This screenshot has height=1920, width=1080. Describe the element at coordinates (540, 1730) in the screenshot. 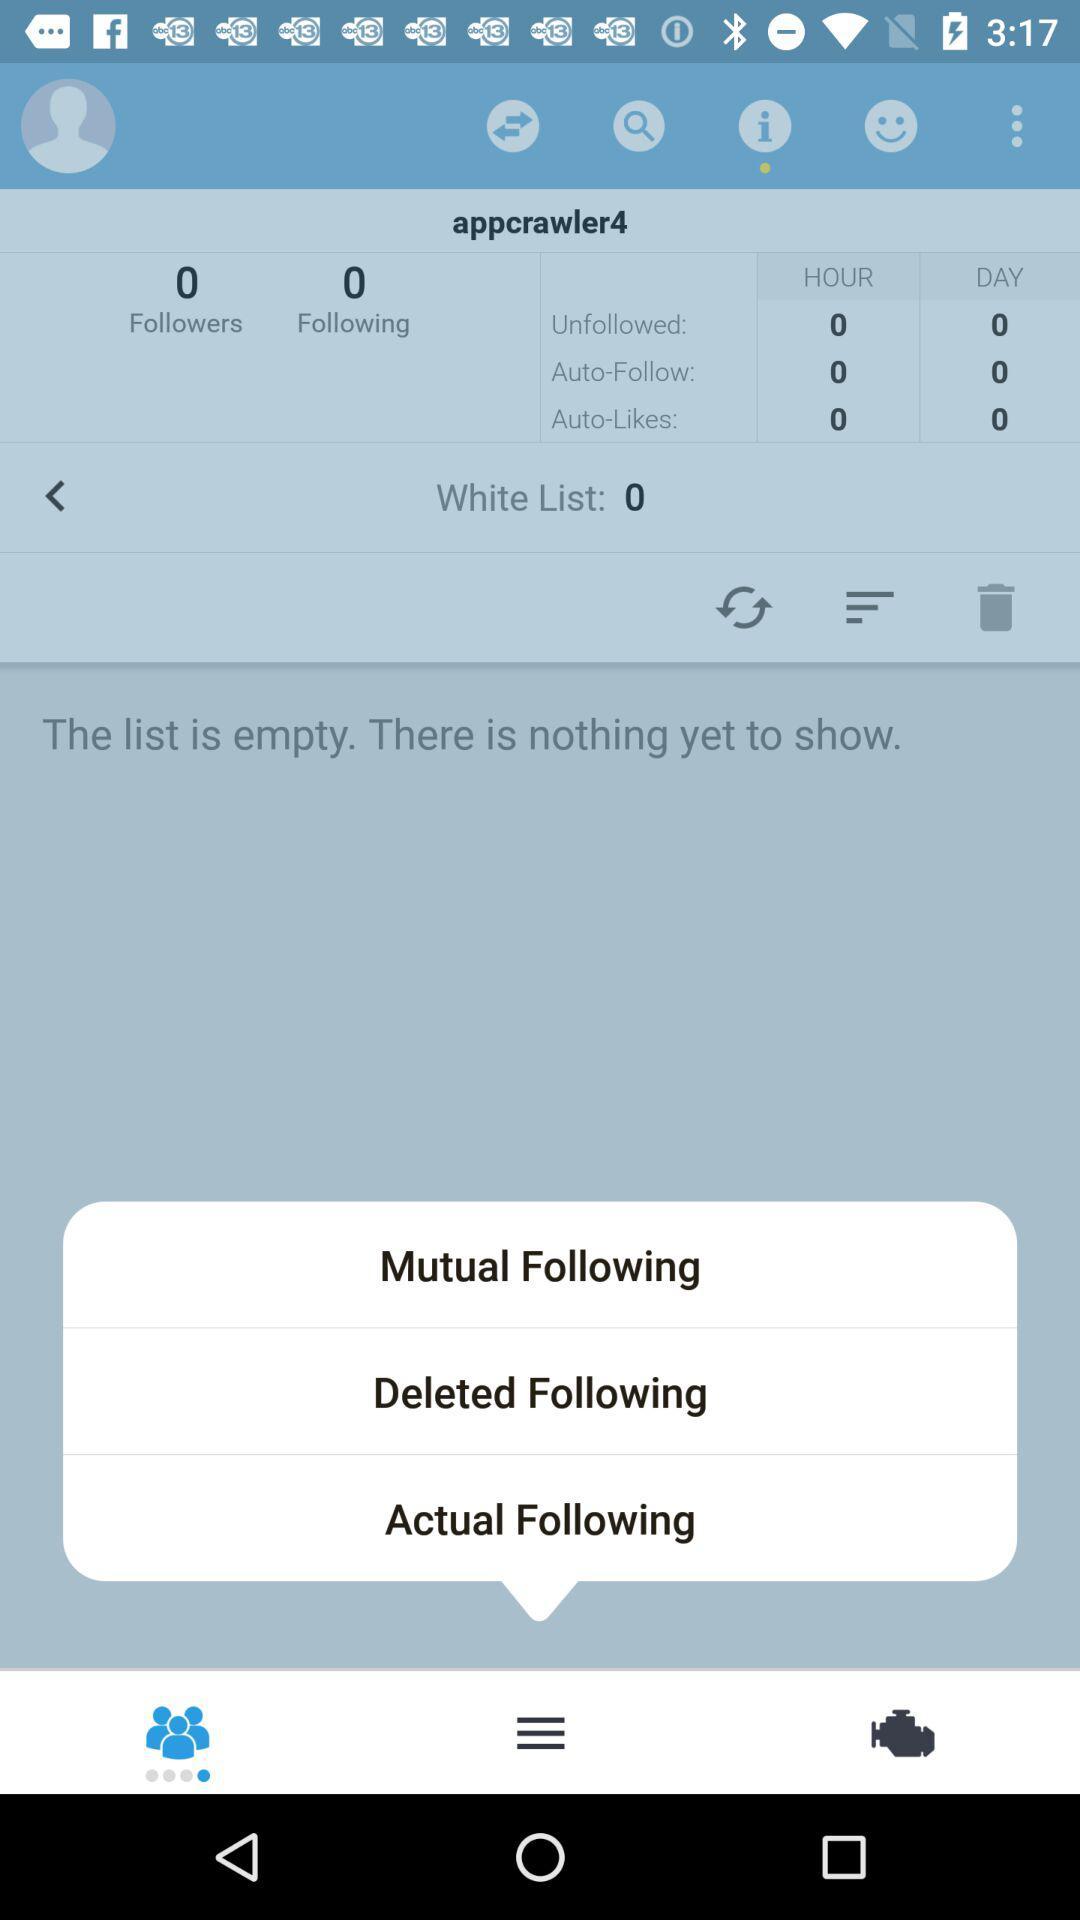

I see `the more icon` at that location.